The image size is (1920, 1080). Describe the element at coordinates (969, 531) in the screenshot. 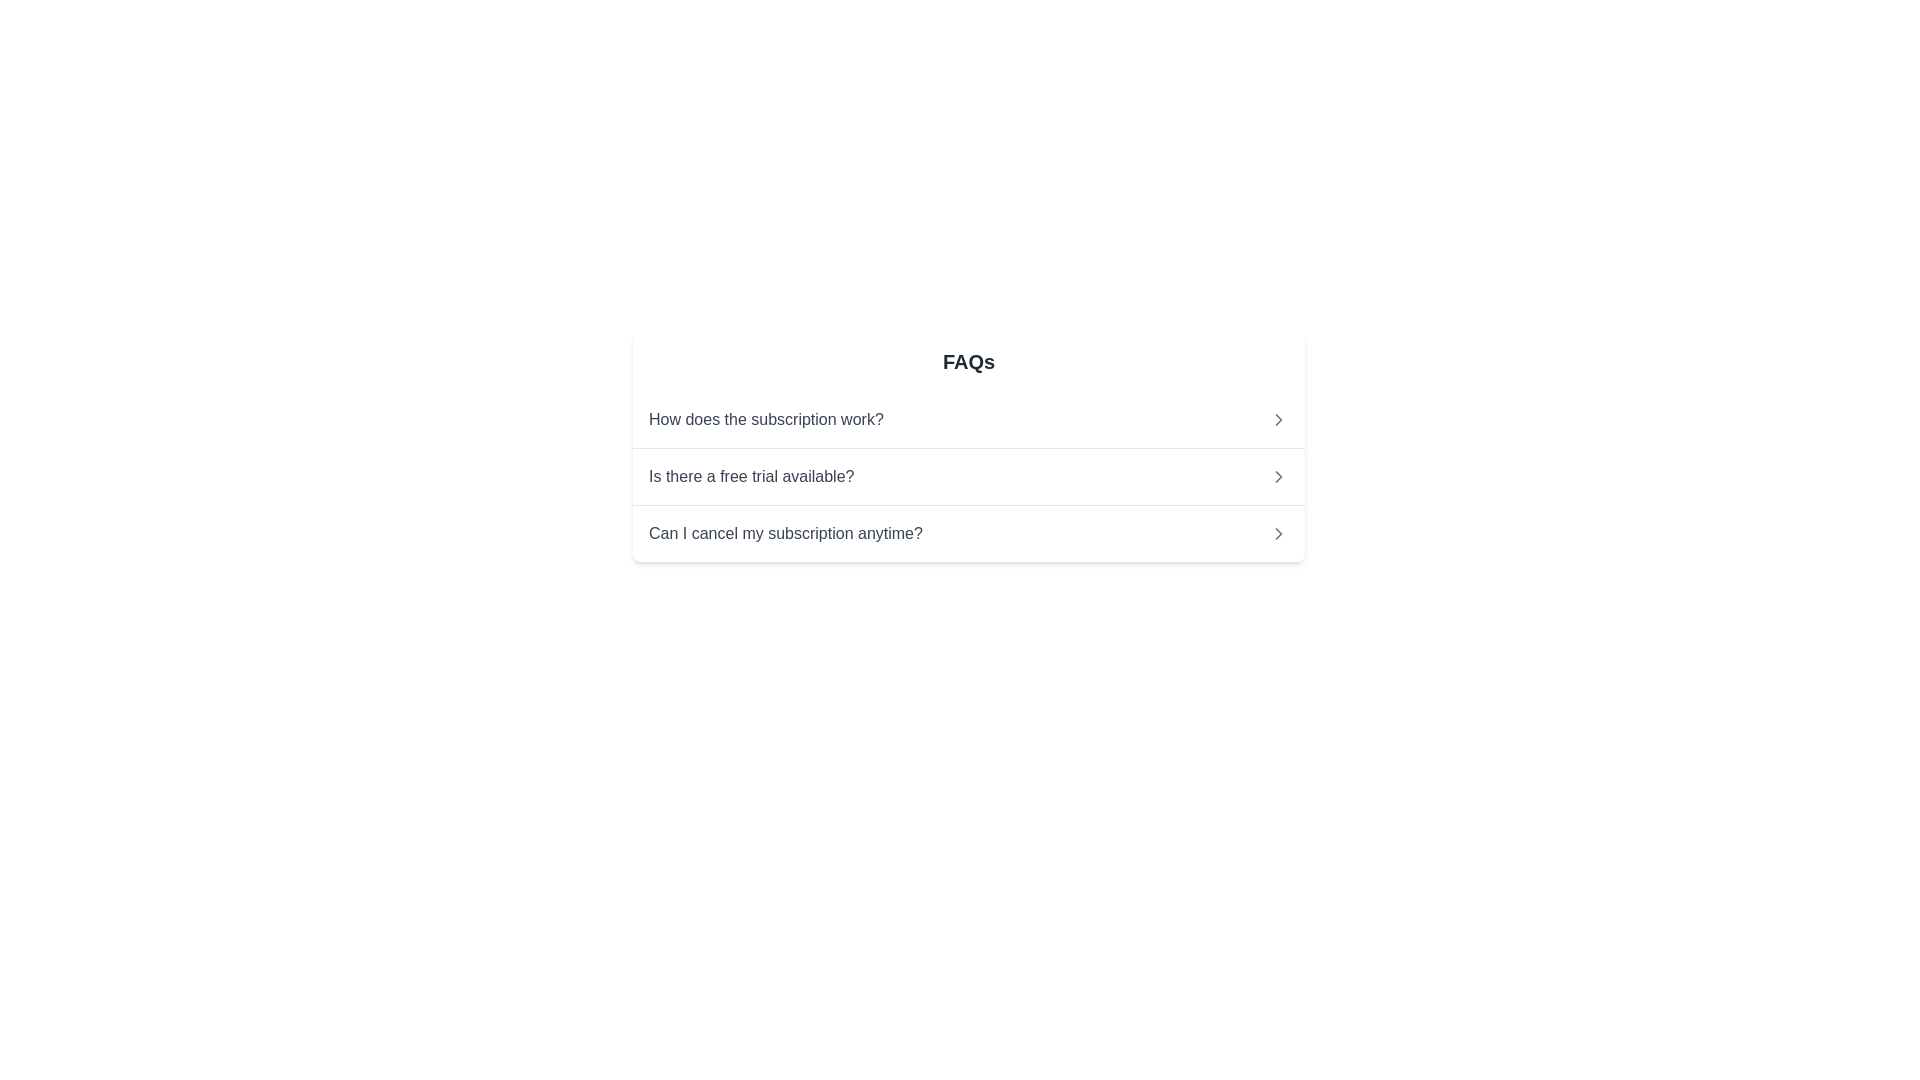

I see `the FAQ list item with the question 'Can I cancel my subscription anytime?'` at that location.